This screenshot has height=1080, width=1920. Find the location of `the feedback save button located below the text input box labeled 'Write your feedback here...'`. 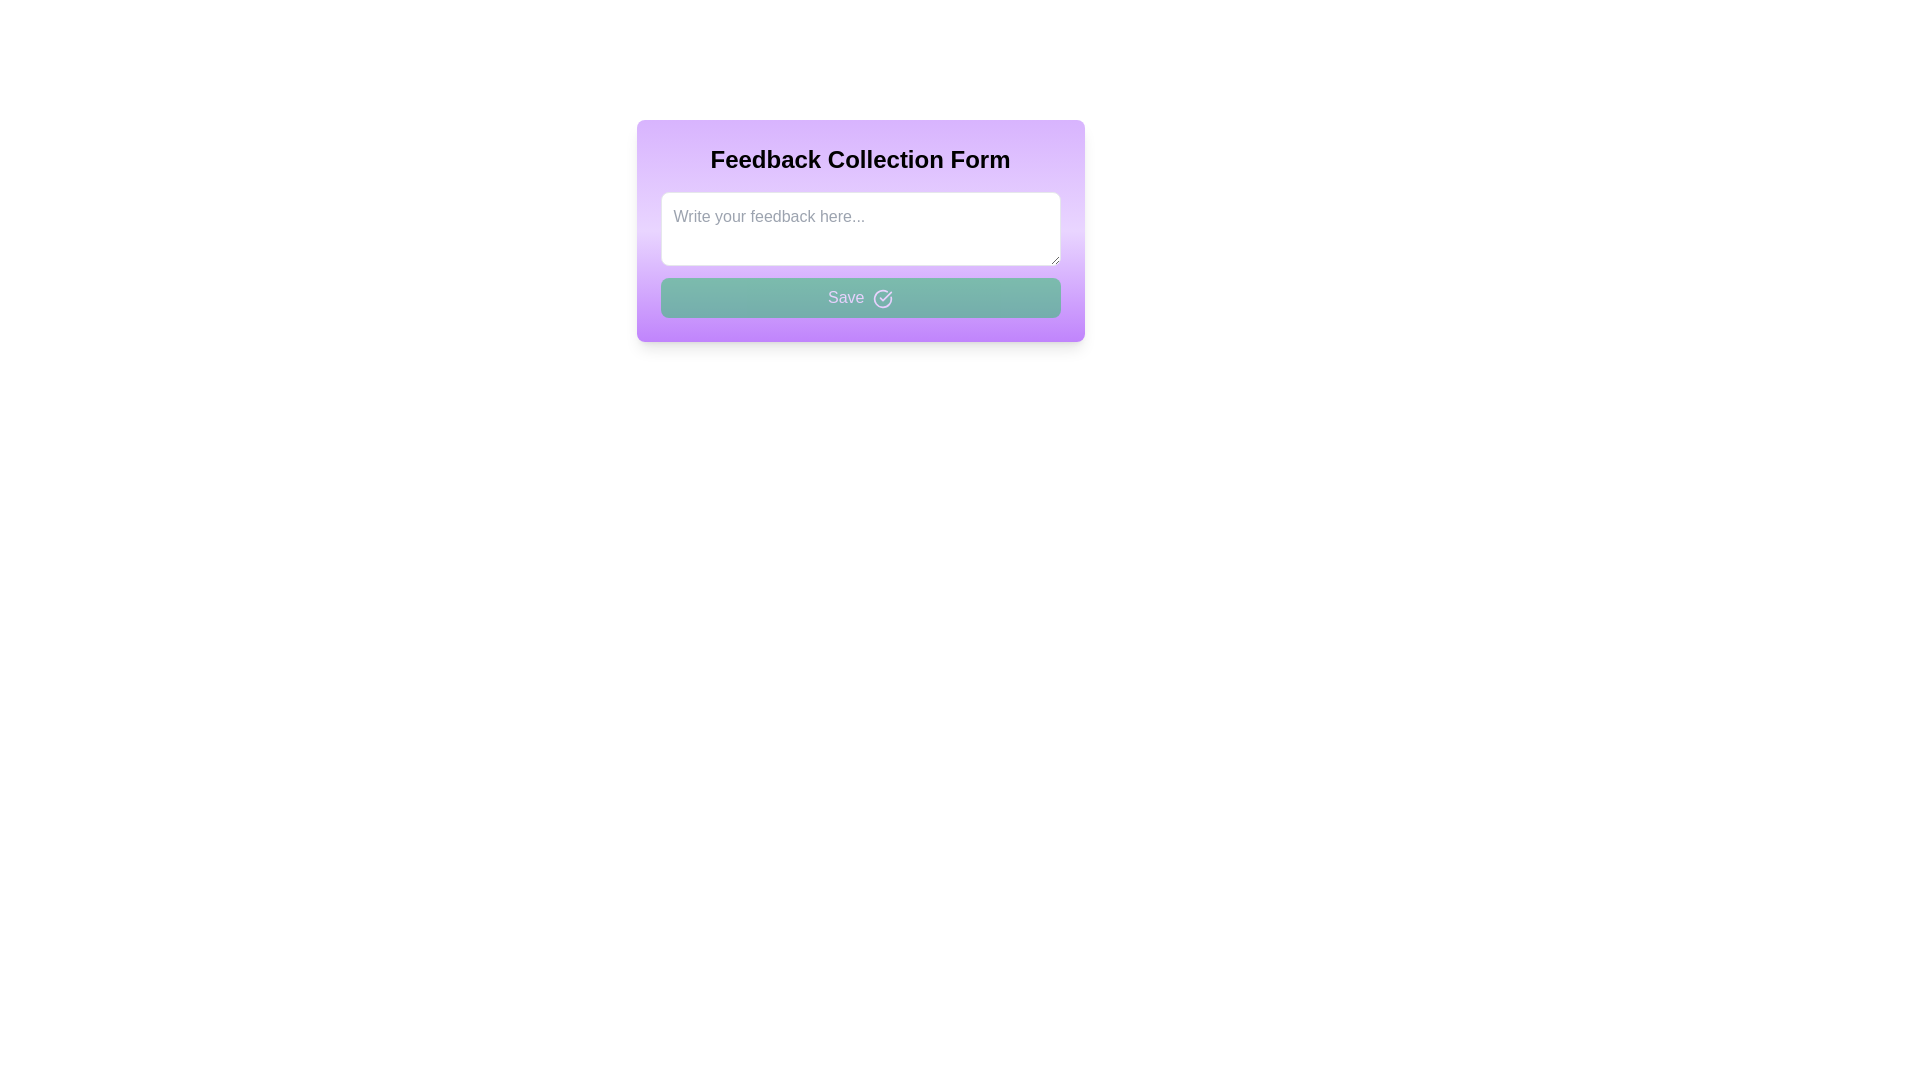

the feedback save button located below the text input box labeled 'Write your feedback here...' is located at coordinates (860, 297).